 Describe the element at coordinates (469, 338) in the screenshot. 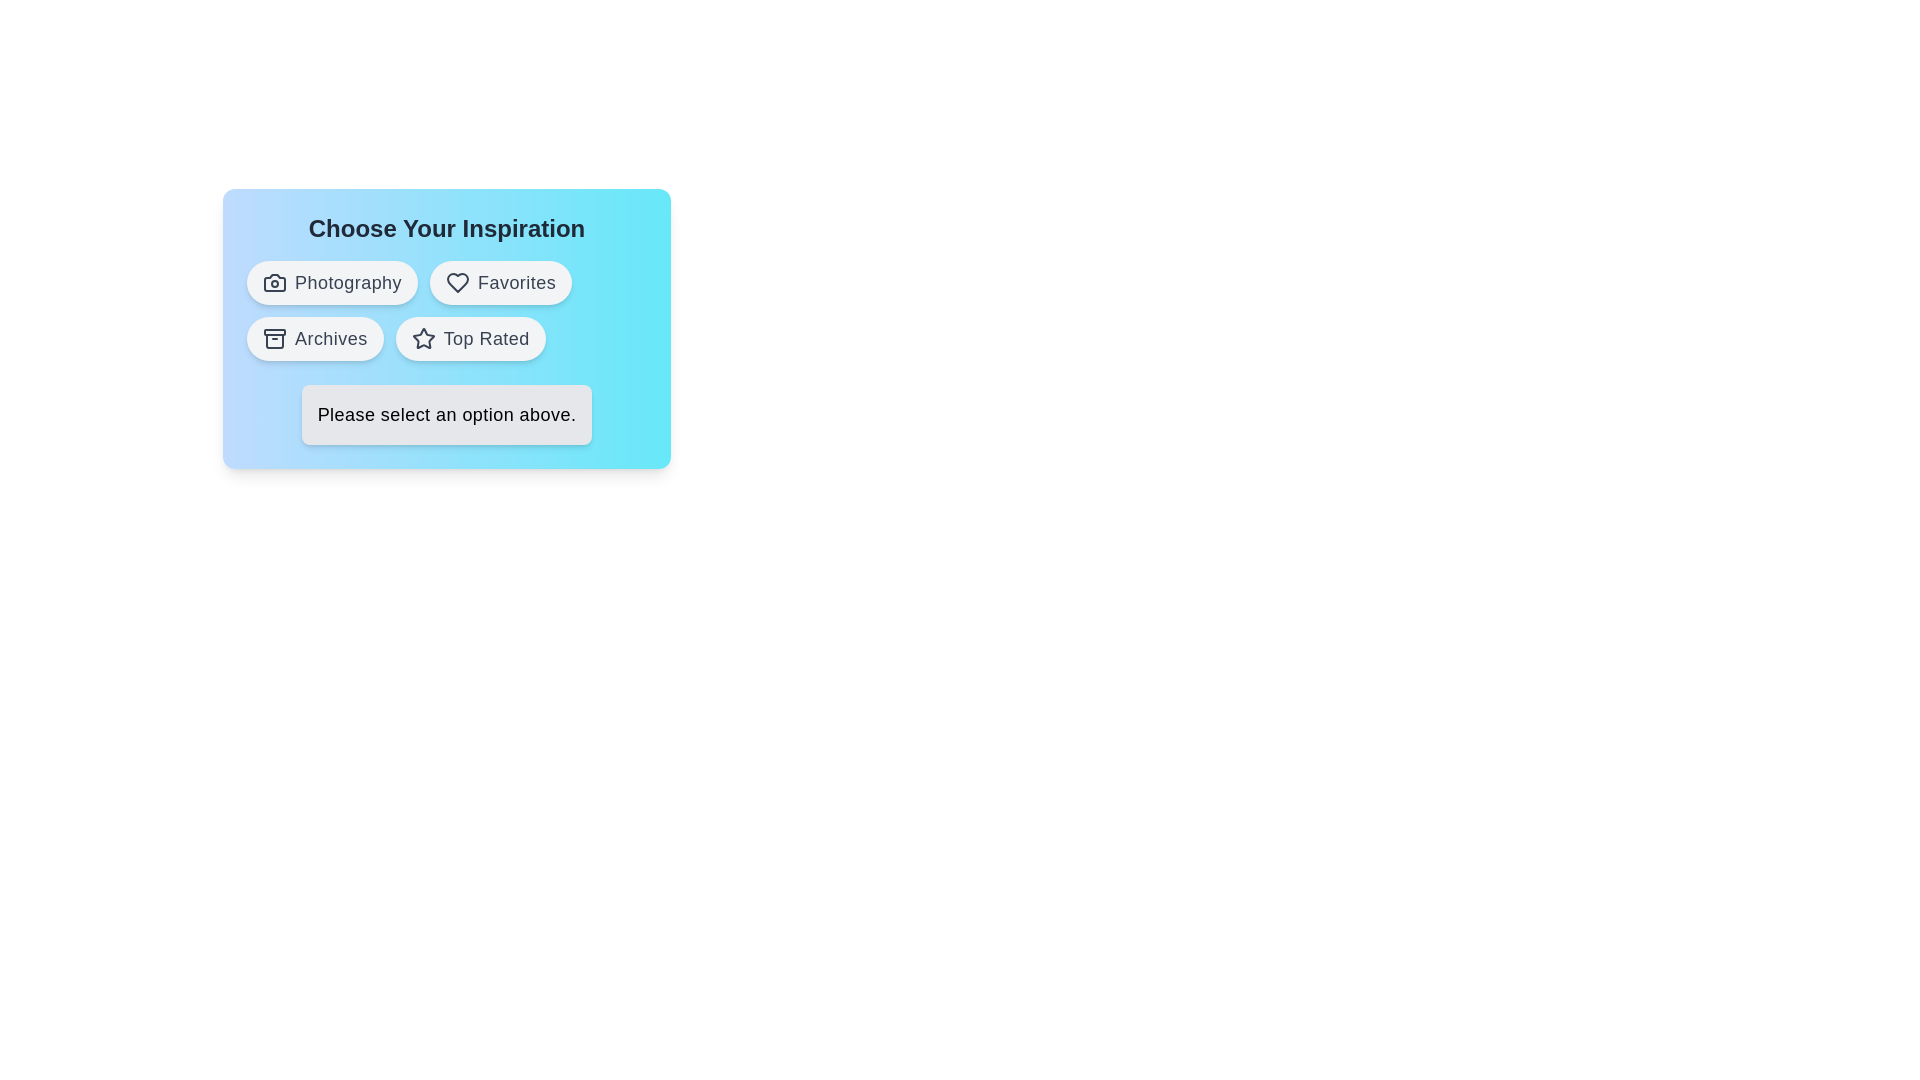

I see `the 'Top Rated' button, which is a rounded button with a light gray background and dark gray text, located in the bottom-right corner of a grid of options` at that location.